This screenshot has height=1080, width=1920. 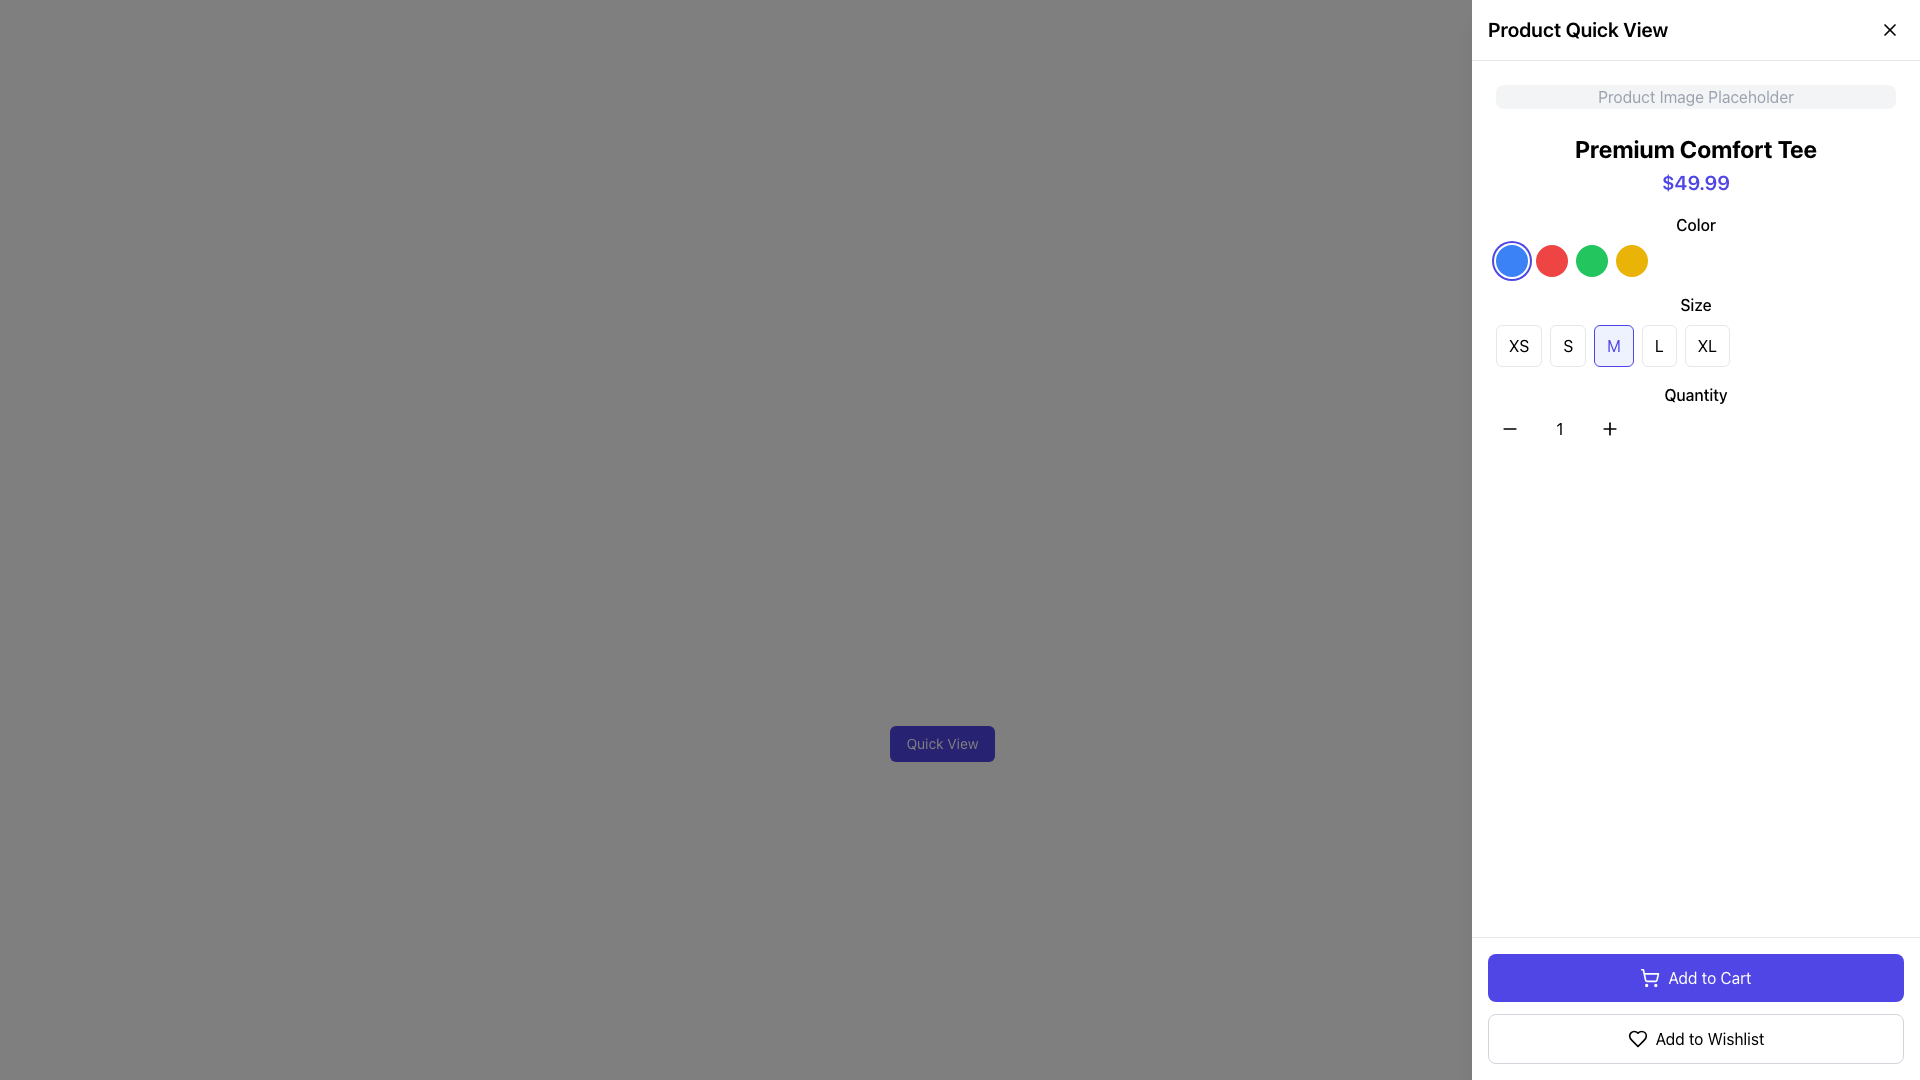 What do you see at coordinates (1694, 977) in the screenshot?
I see `the 'Add to Cart' button, which is a horizontally rectangular button with a solid indigo background and white text, located at the bottom section of the modal interface` at bounding box center [1694, 977].